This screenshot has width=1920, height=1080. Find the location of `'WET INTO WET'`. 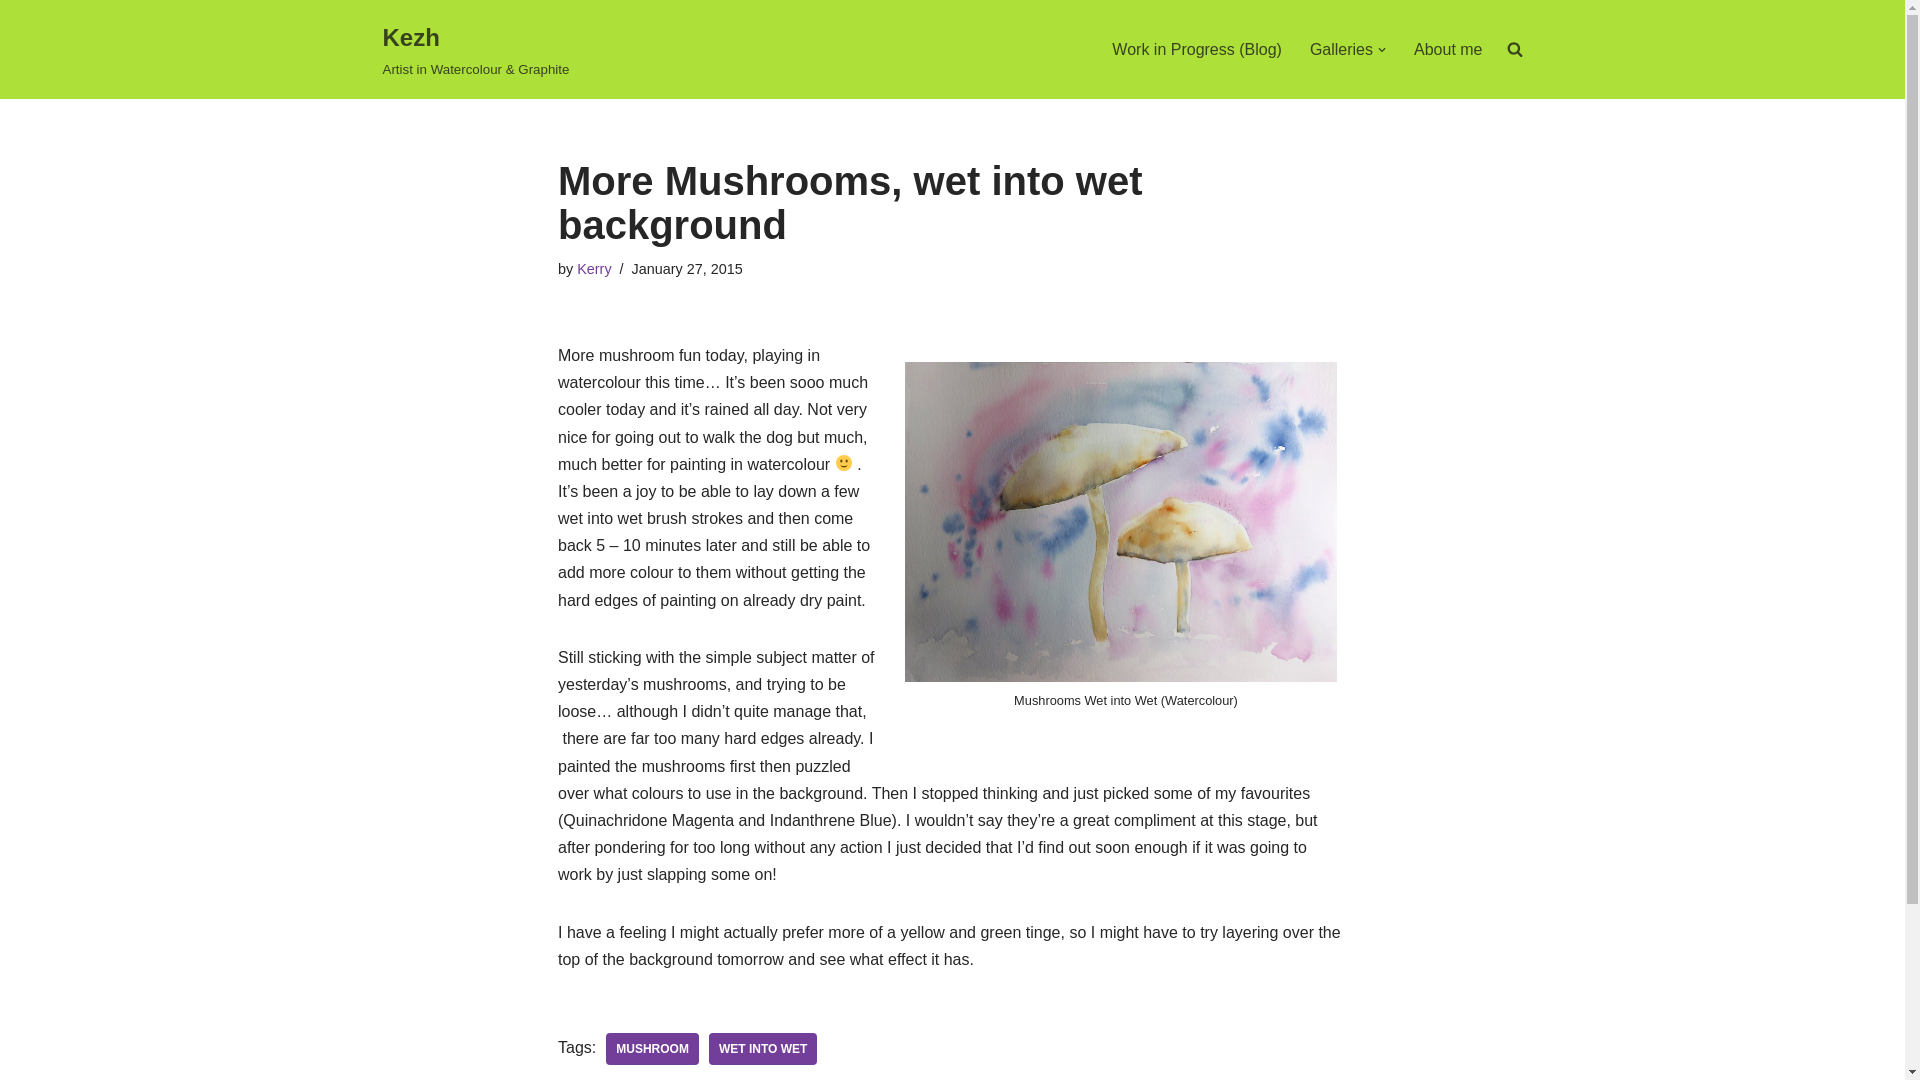

'WET INTO WET' is located at coordinates (709, 1048).